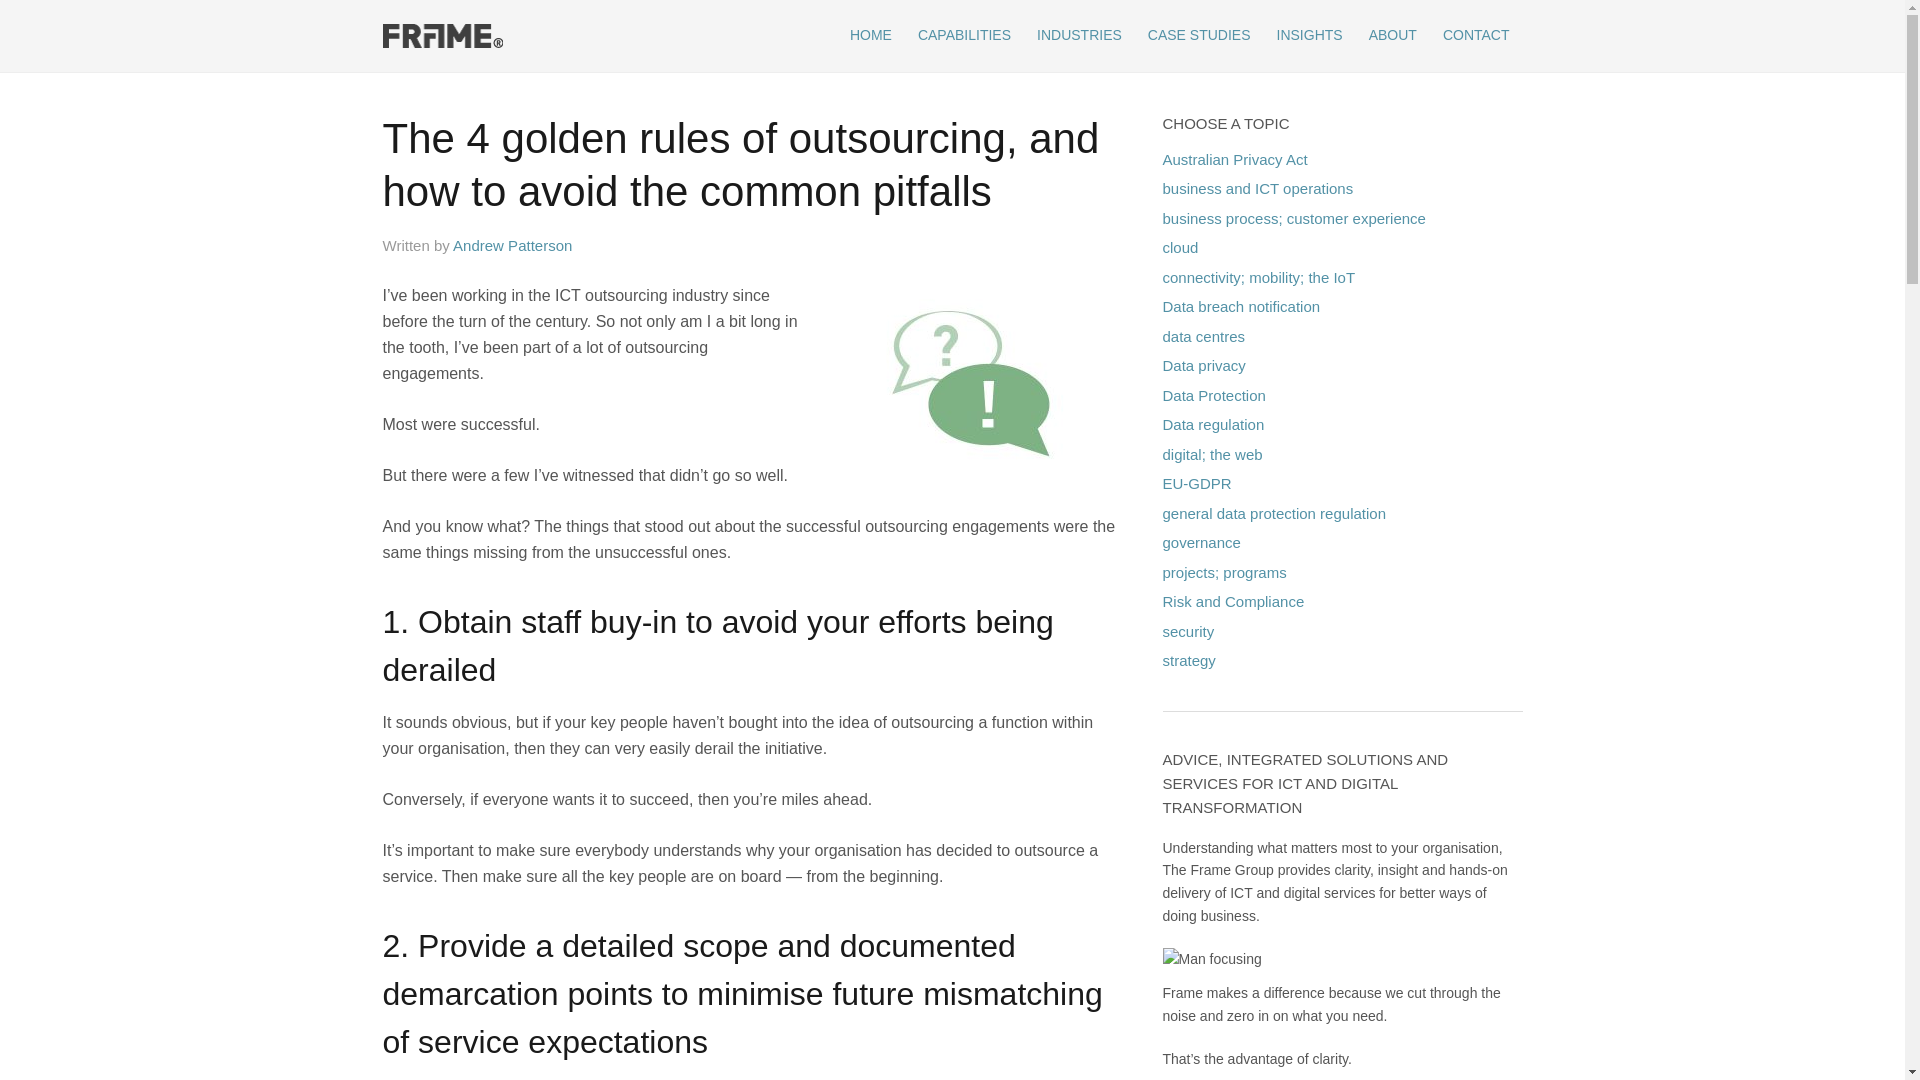 Image resolution: width=1920 pixels, height=1080 pixels. What do you see at coordinates (836, 34) in the screenshot?
I see `'HOME'` at bounding box center [836, 34].